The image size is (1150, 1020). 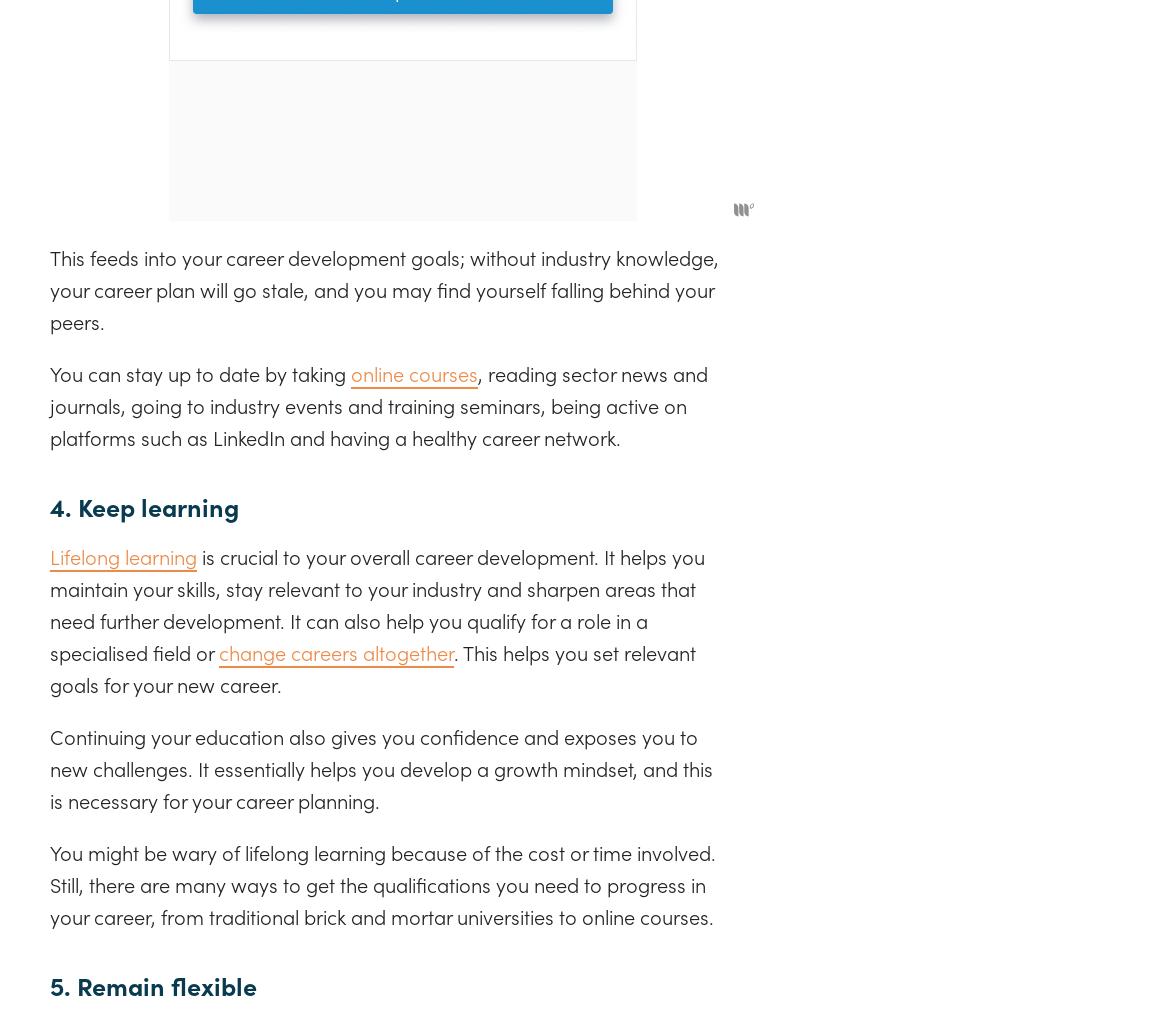 What do you see at coordinates (381, 766) in the screenshot?
I see `'Continuing your education also gives you confidence and exposes you to new challenges. It essentially helps you develop a growth mindset, and this is necessary for your career planning.'` at bounding box center [381, 766].